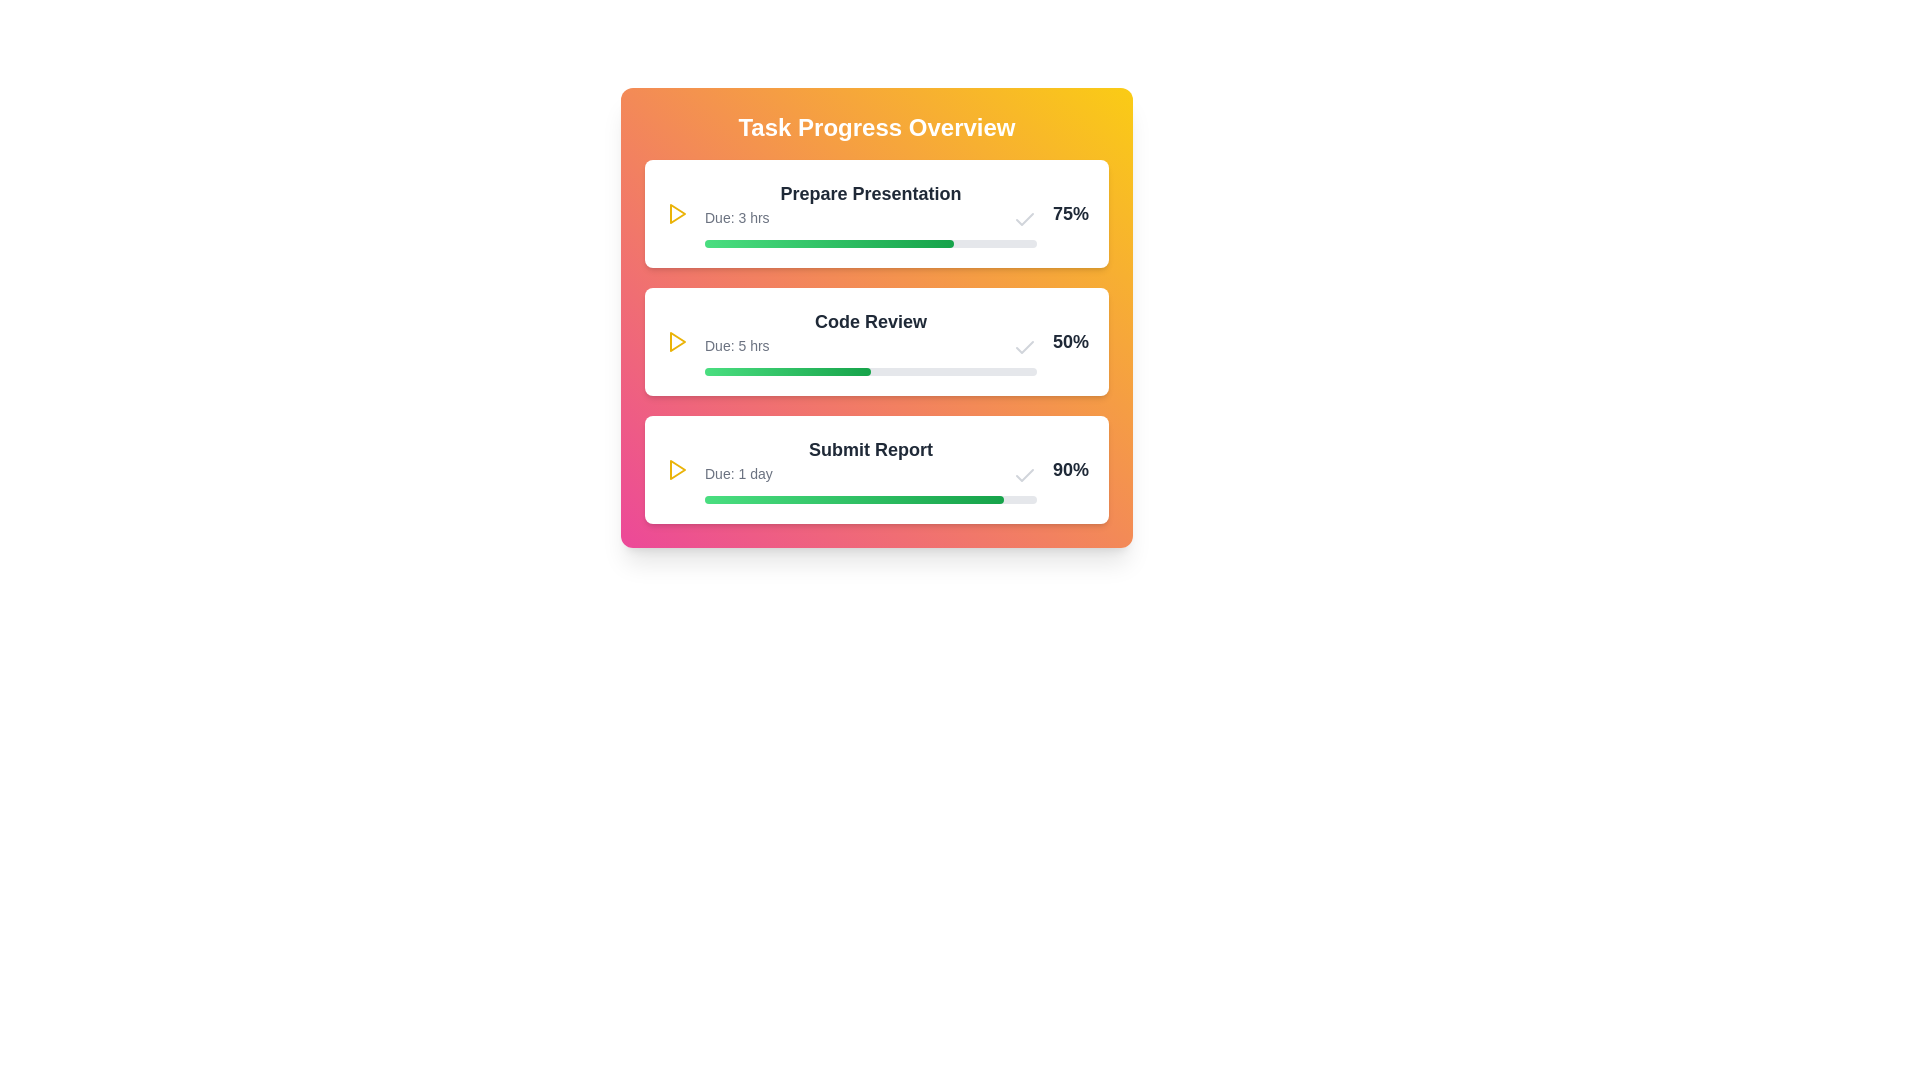 This screenshot has height=1080, width=1920. I want to click on the completion status icon located in the 'Submit Report' section, so click(1024, 475).